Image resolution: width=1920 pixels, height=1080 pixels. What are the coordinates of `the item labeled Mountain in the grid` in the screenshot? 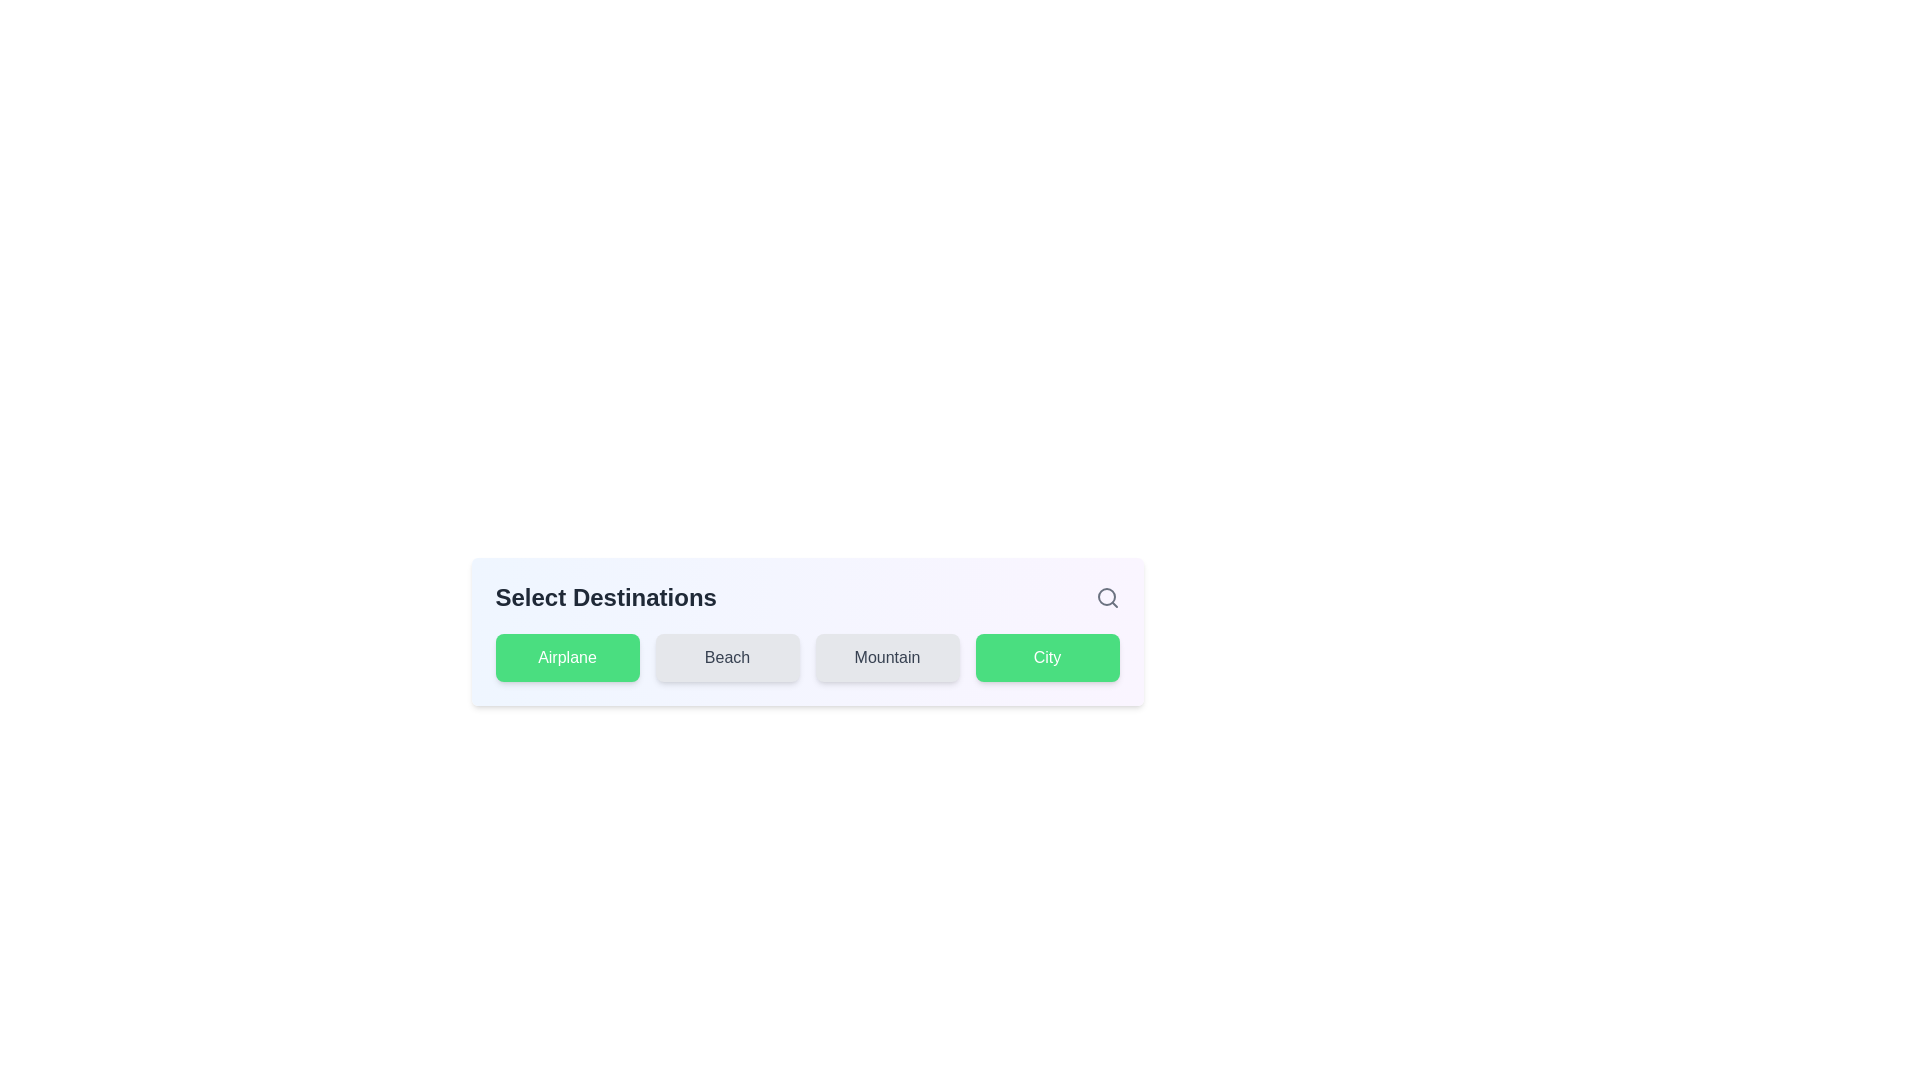 It's located at (886, 658).